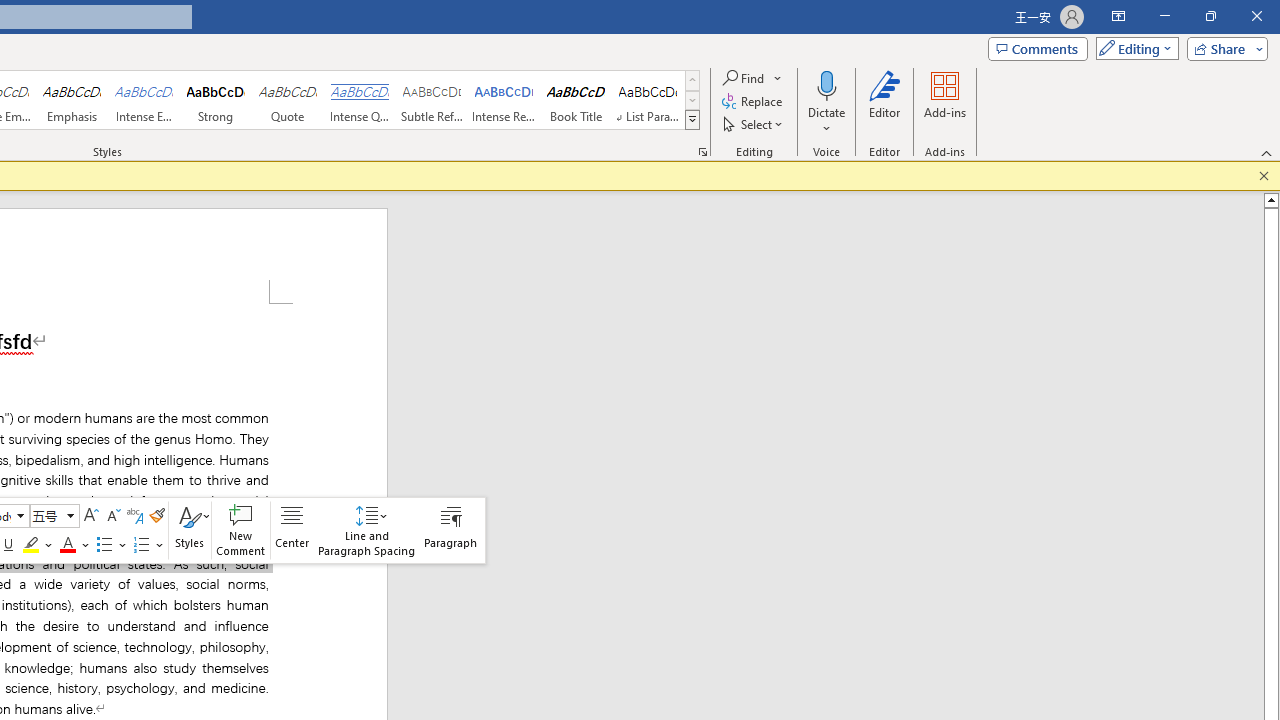 The width and height of the screenshot is (1280, 720). I want to click on 'Line up', so click(1270, 199).